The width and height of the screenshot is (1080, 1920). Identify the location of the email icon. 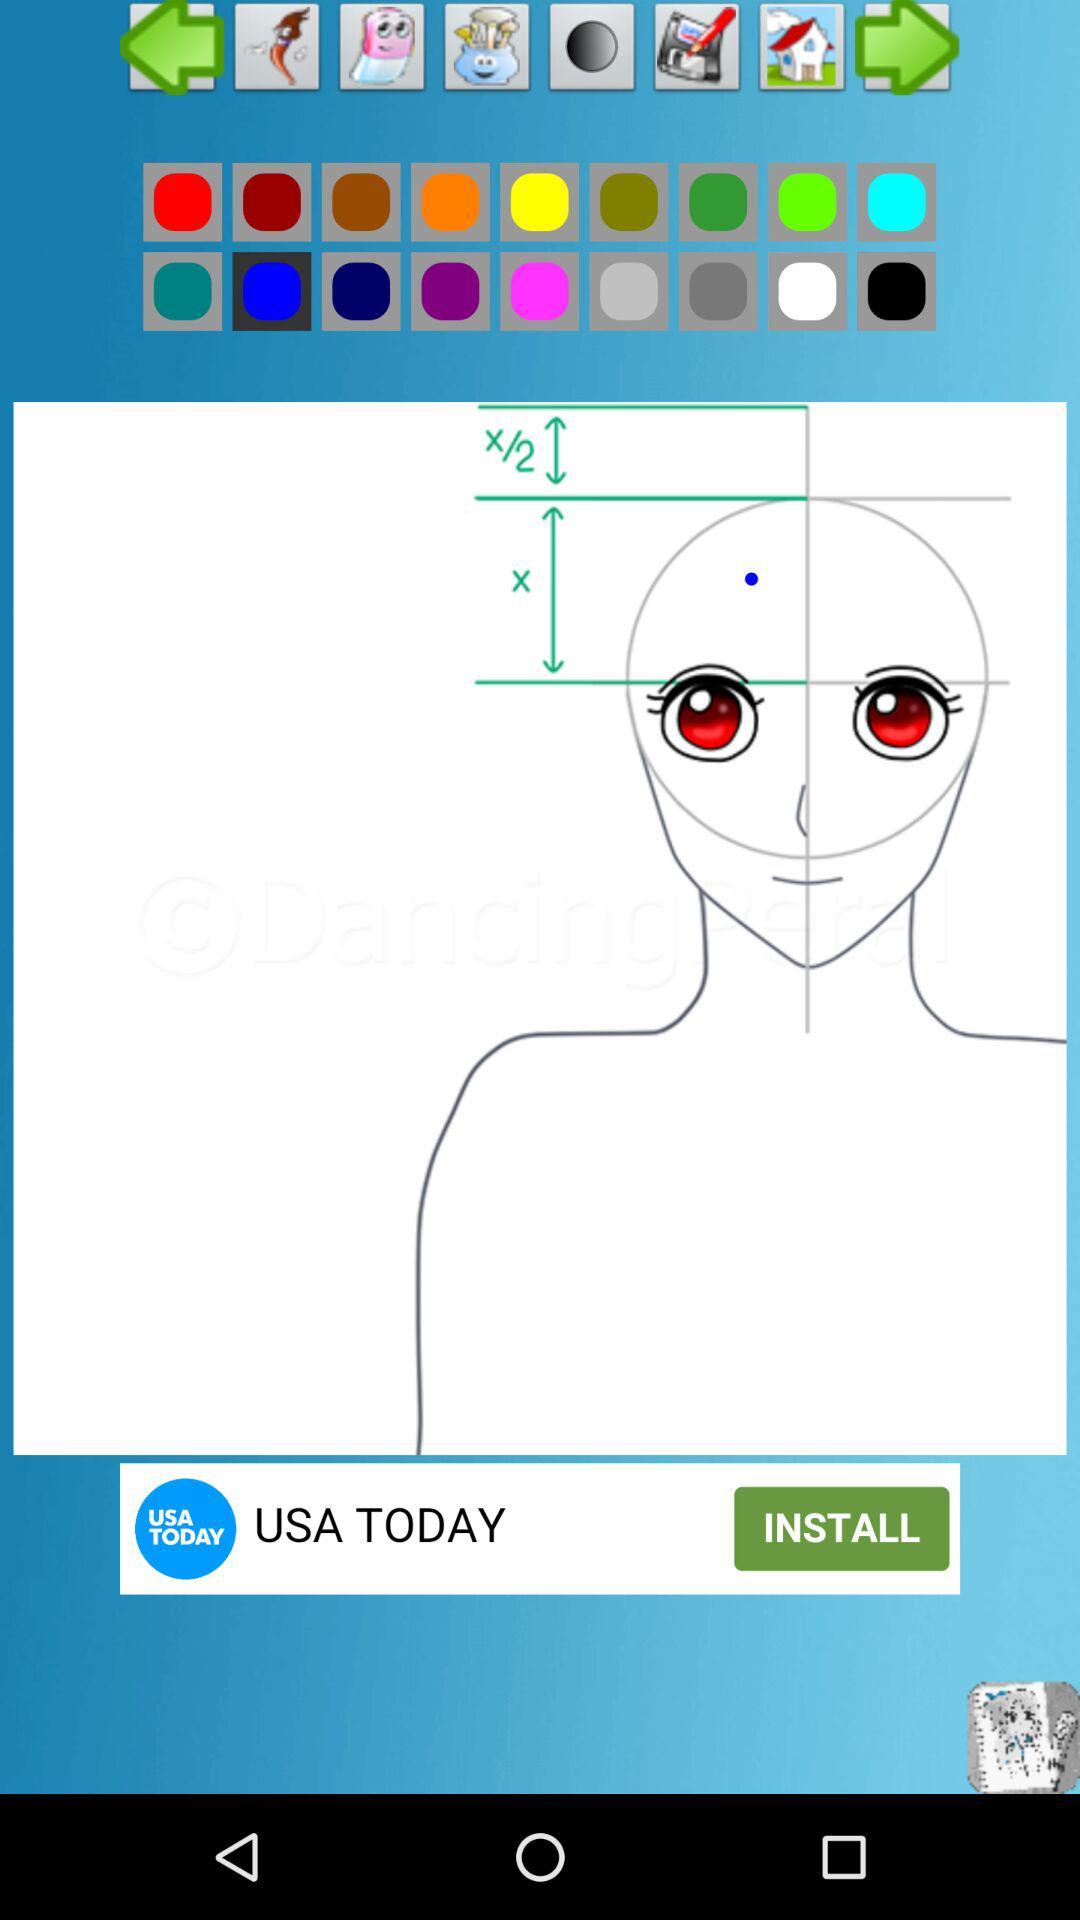
(696, 56).